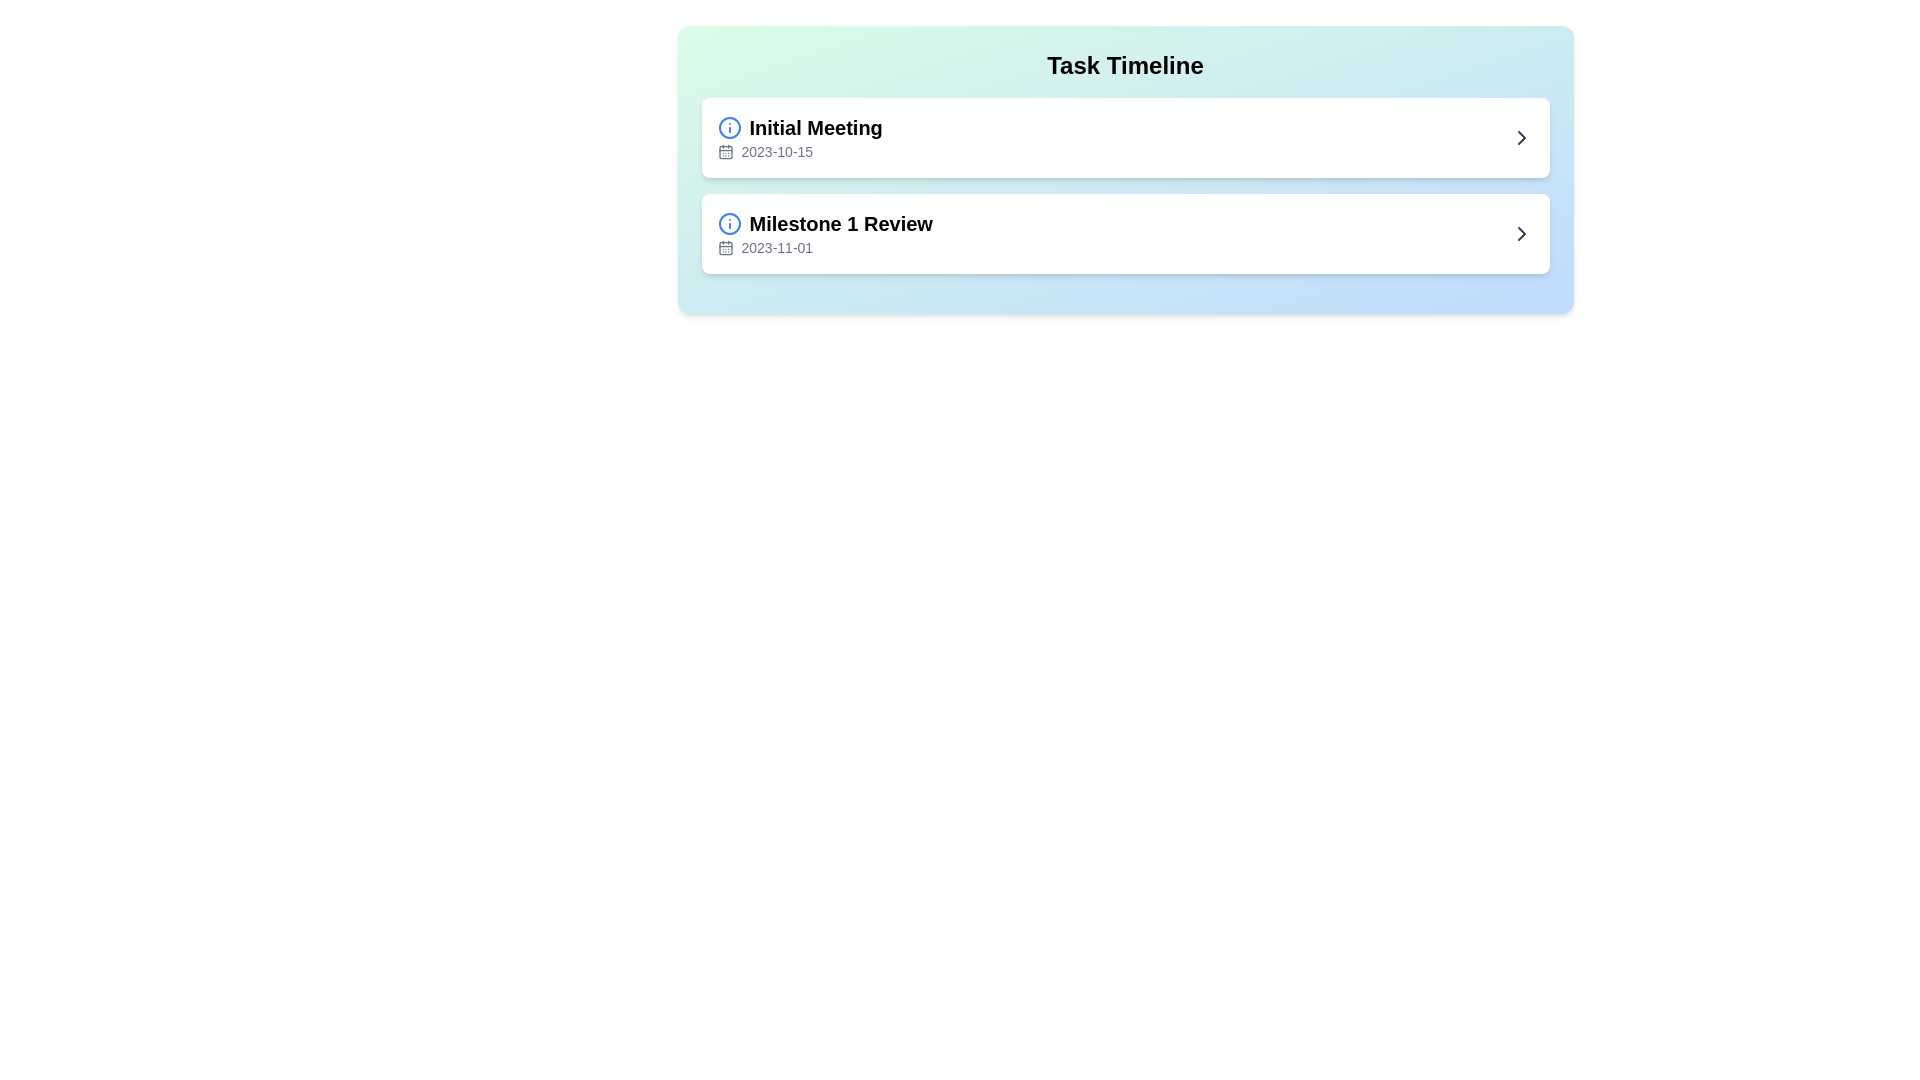 This screenshot has width=1920, height=1080. I want to click on the content of the text label reading 'Milestone 1 Review', which is the second item in the 'Task Timeline' section, located beneath 'Initial Meeting', so click(825, 223).